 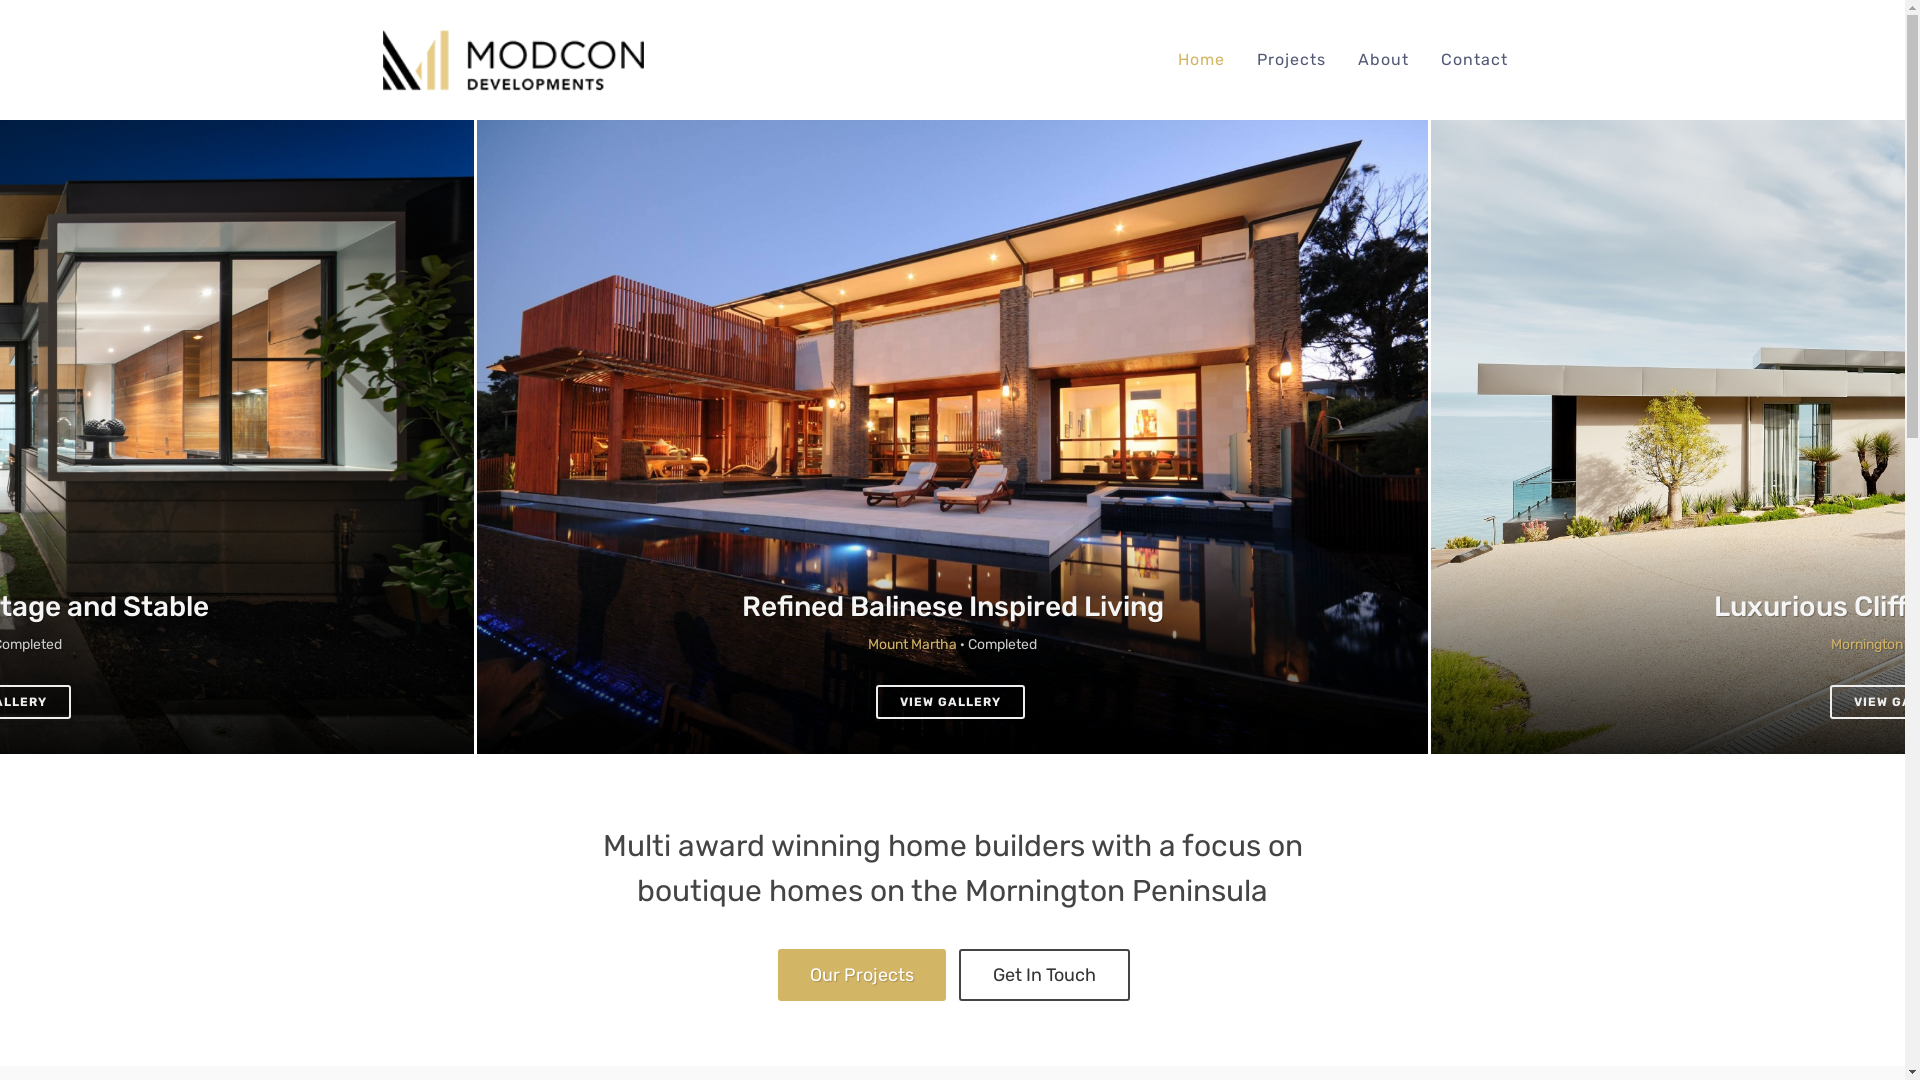 What do you see at coordinates (1381, 59) in the screenshot?
I see `'About'` at bounding box center [1381, 59].